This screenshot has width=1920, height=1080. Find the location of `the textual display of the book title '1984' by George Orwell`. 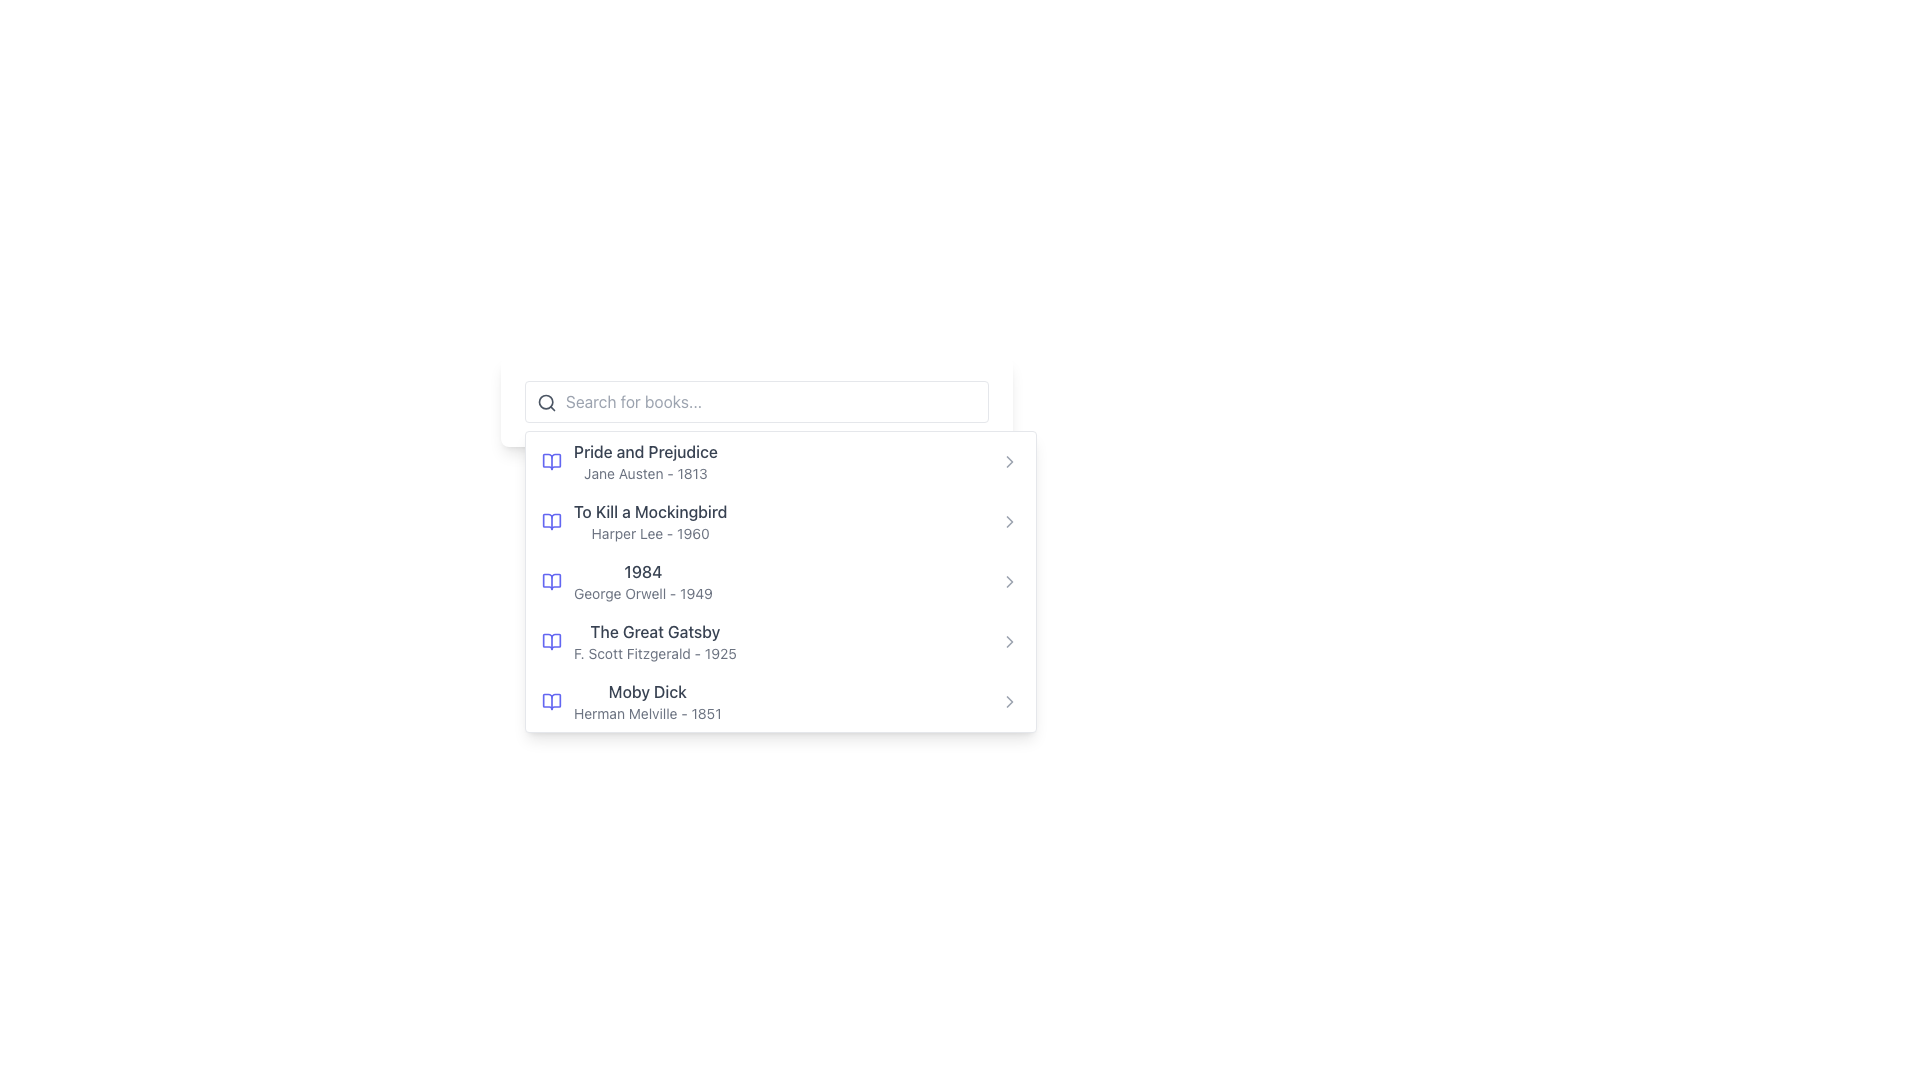

the textual display of the book title '1984' by George Orwell is located at coordinates (643, 582).